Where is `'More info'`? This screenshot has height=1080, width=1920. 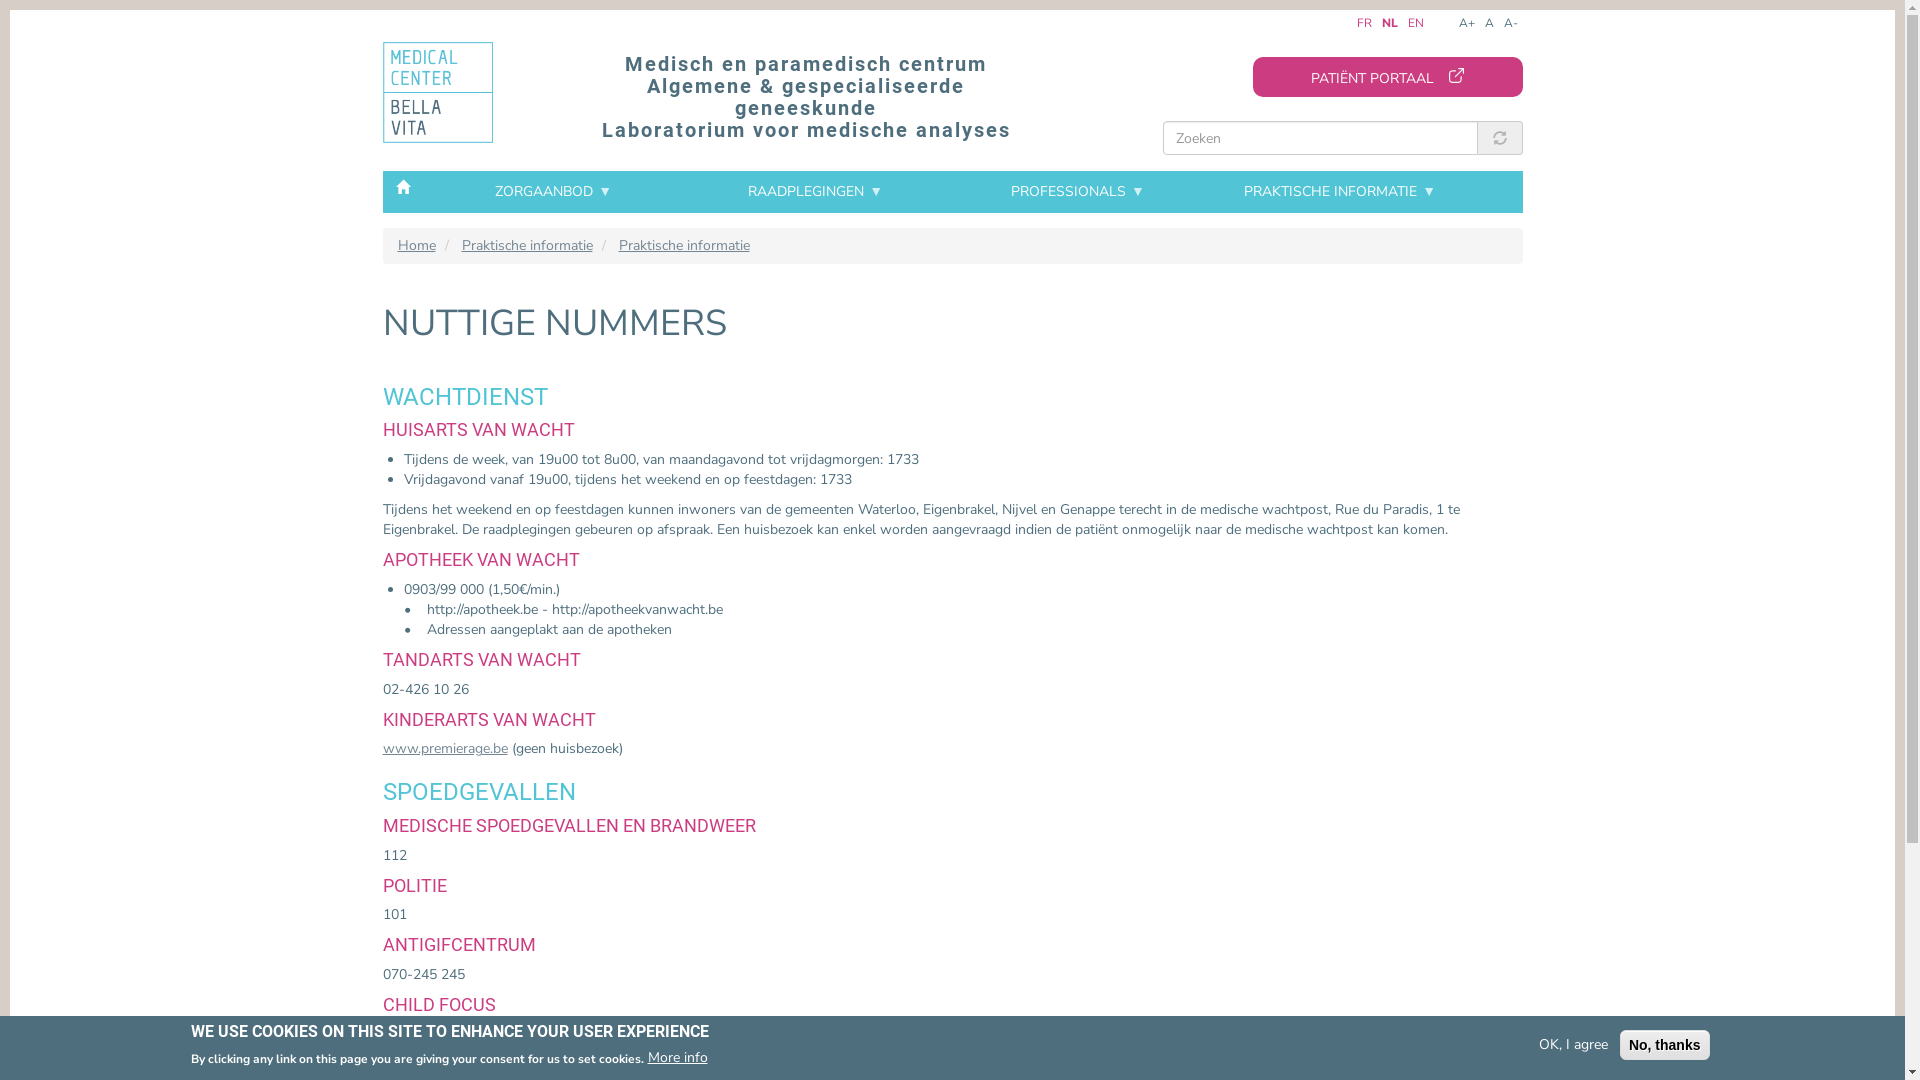 'More info' is located at coordinates (648, 1056).